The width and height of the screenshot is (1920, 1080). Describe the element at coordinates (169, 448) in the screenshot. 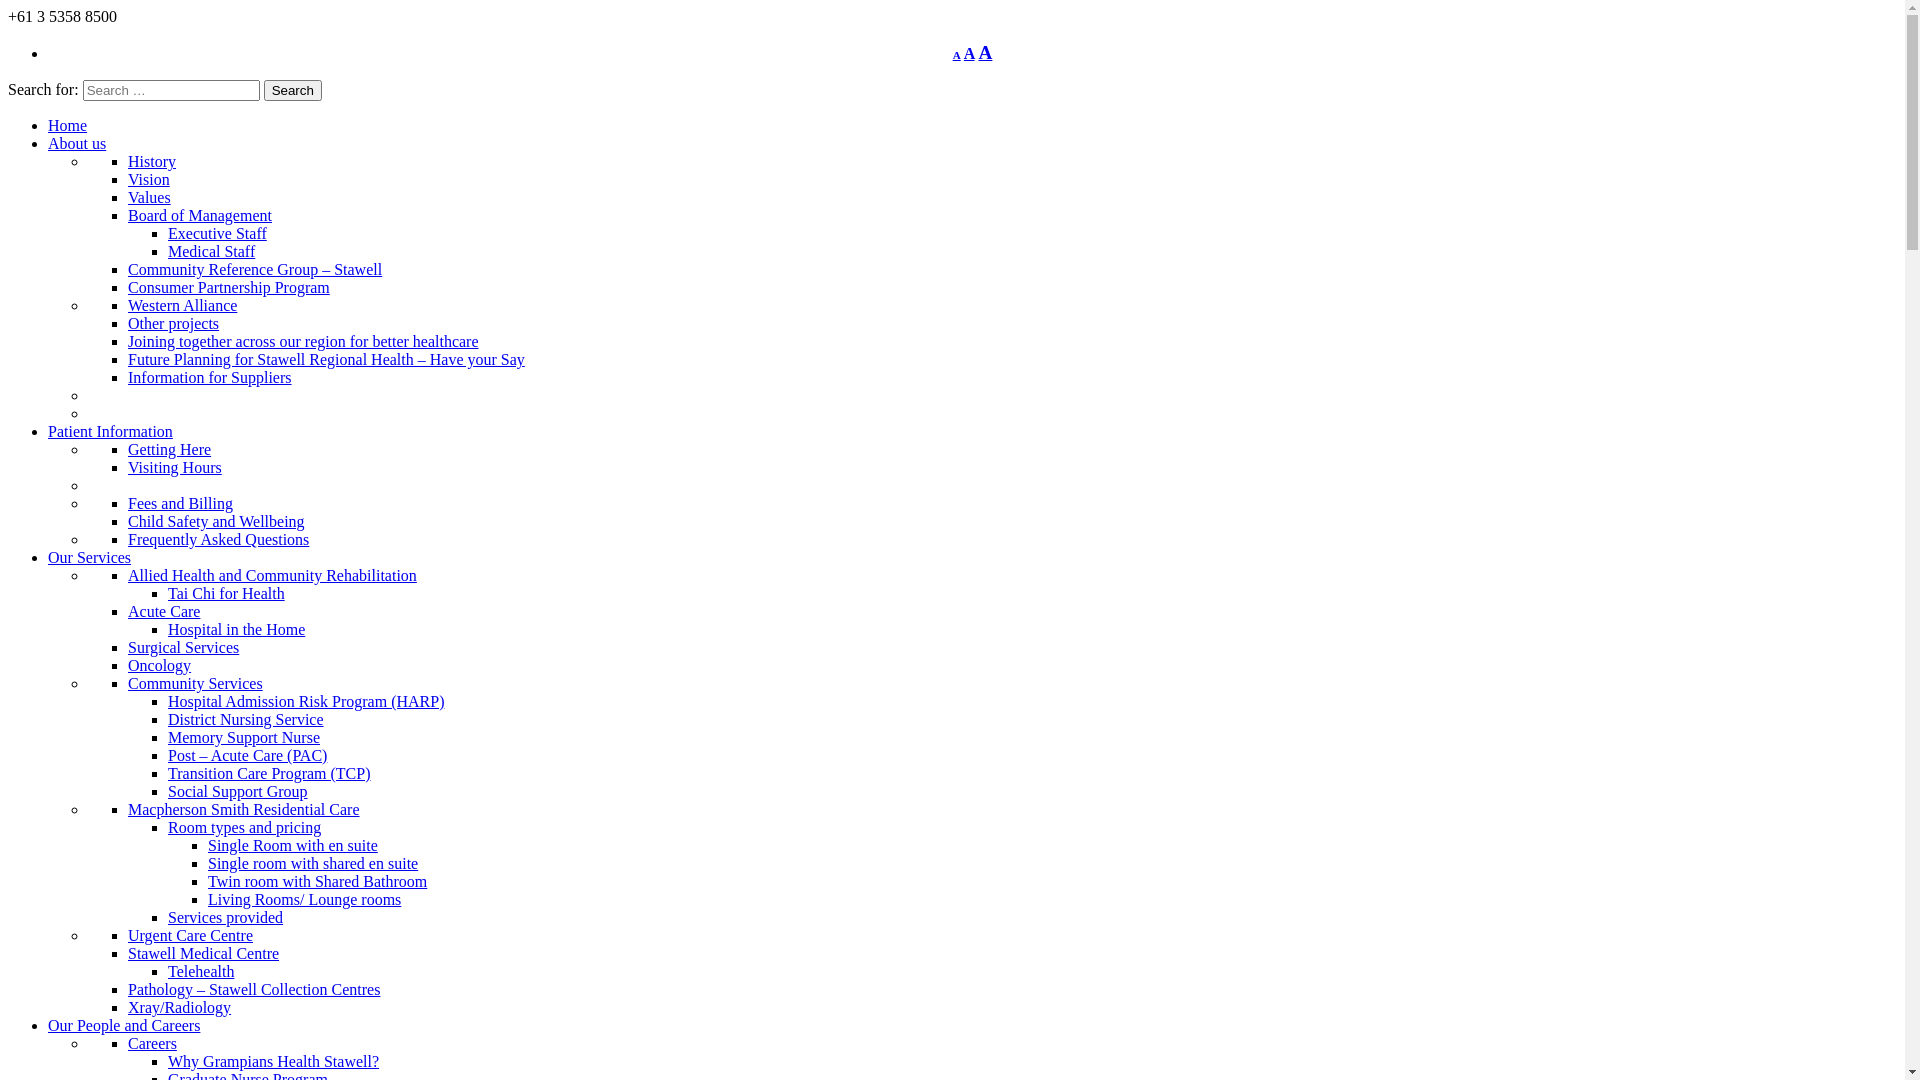

I see `'Getting Here'` at that location.